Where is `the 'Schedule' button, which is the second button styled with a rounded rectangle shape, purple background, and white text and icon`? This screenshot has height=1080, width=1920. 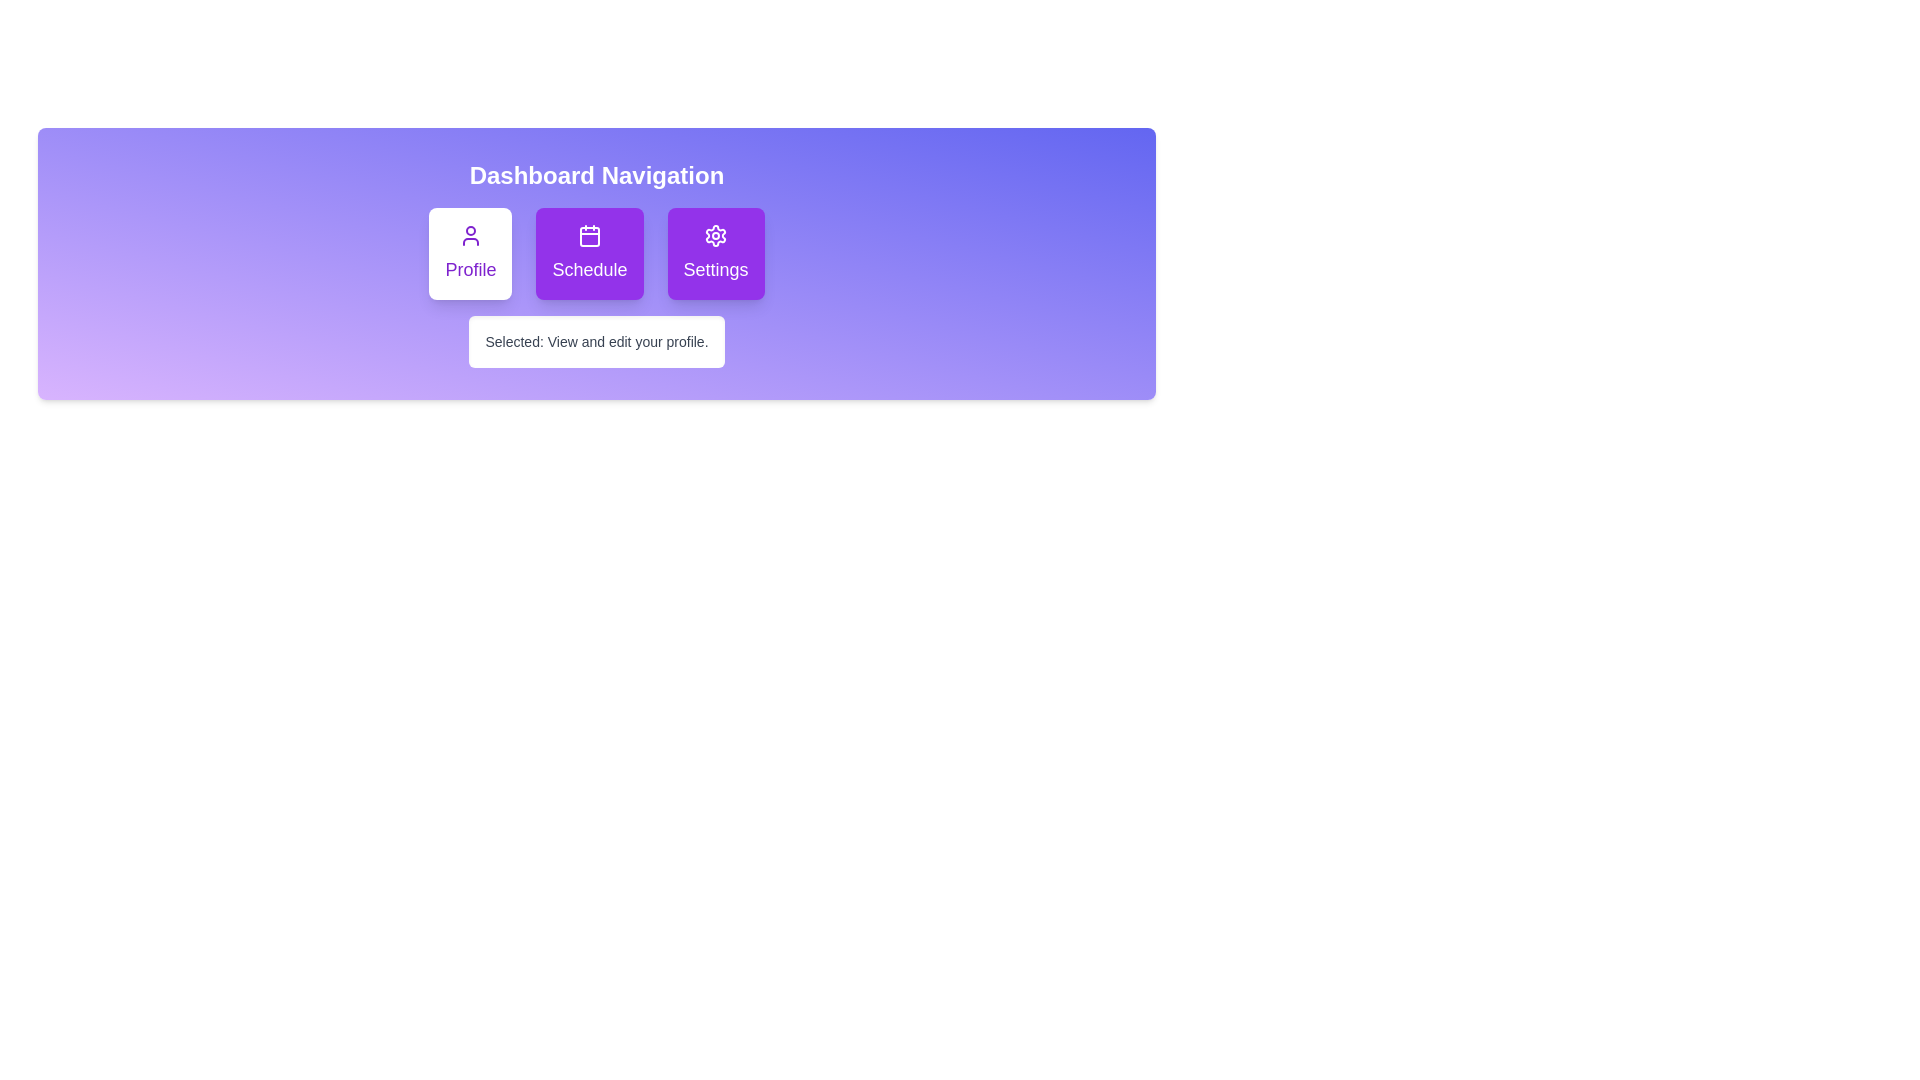
the 'Schedule' button, which is the second button styled with a rounded rectangle shape, purple background, and white text and icon is located at coordinates (589, 253).